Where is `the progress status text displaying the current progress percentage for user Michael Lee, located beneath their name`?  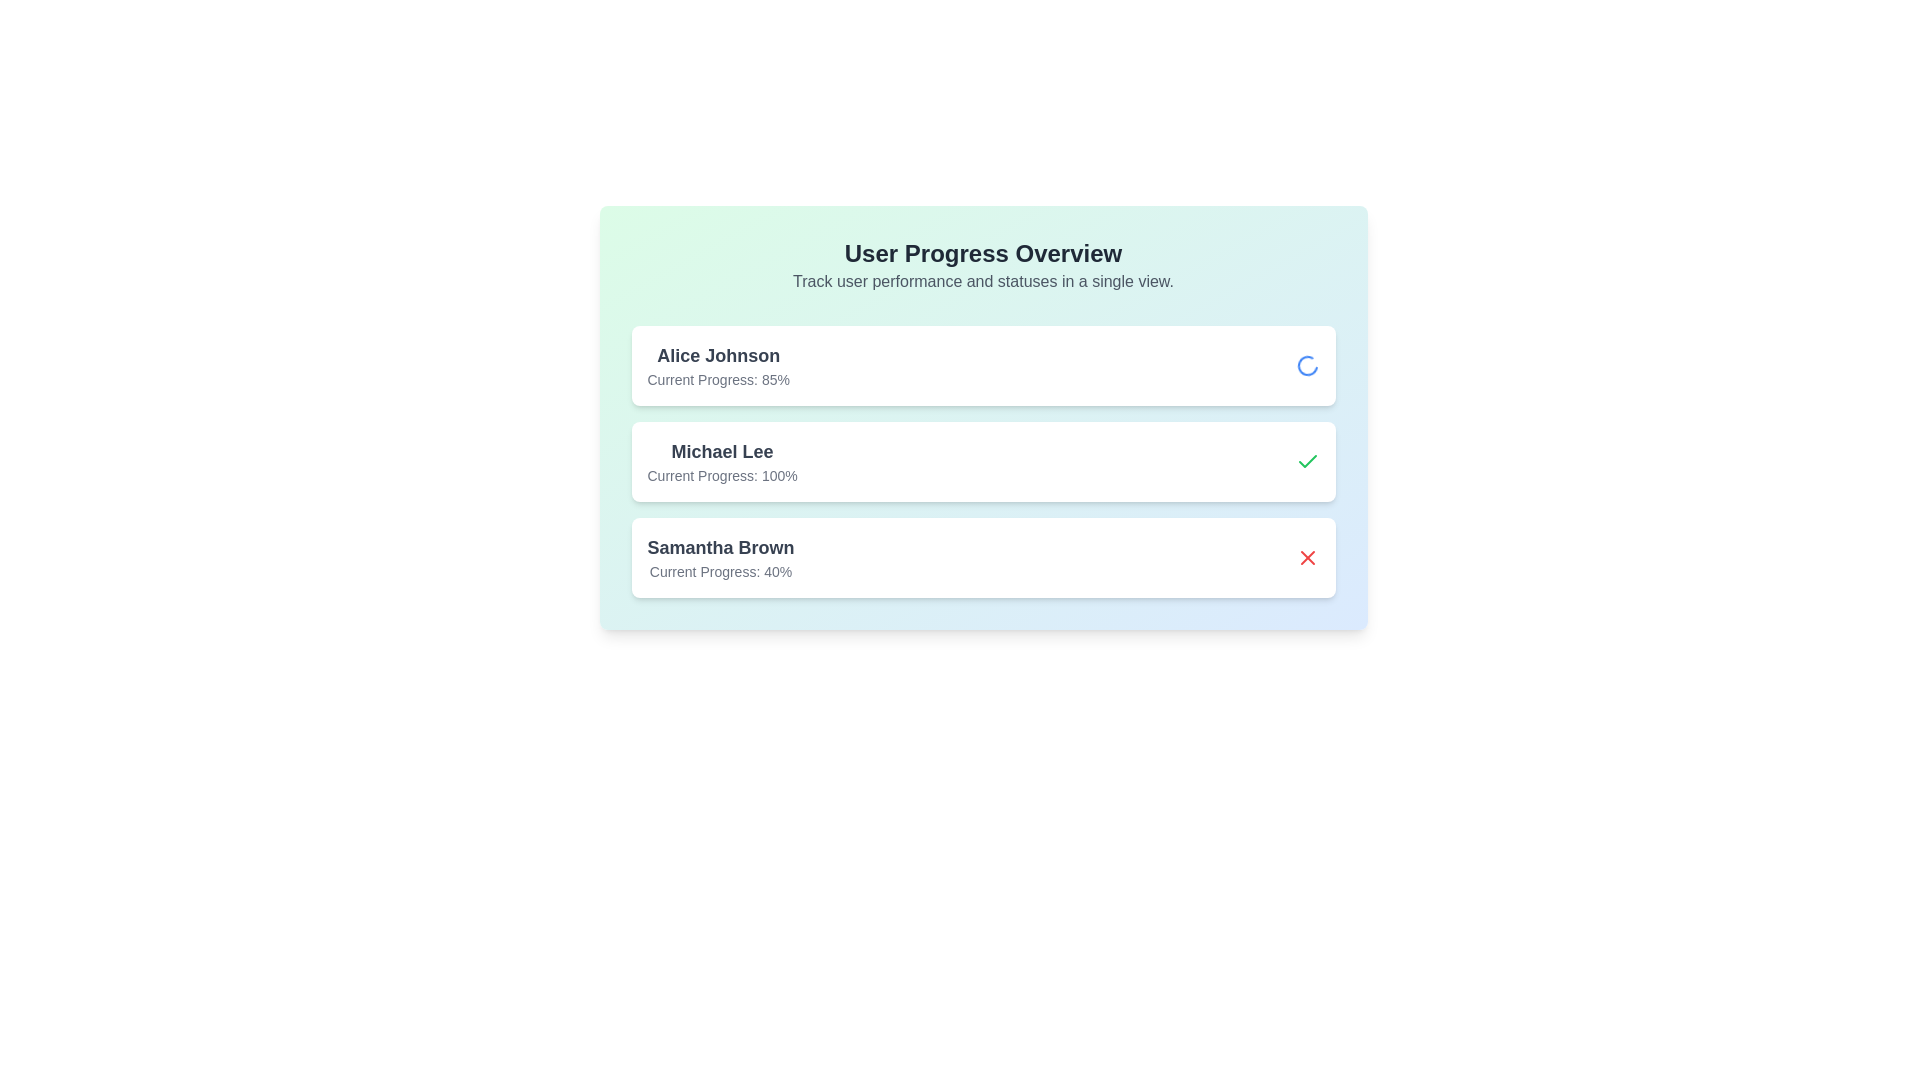 the progress status text displaying the current progress percentage for user Michael Lee, located beneath their name is located at coordinates (721, 475).